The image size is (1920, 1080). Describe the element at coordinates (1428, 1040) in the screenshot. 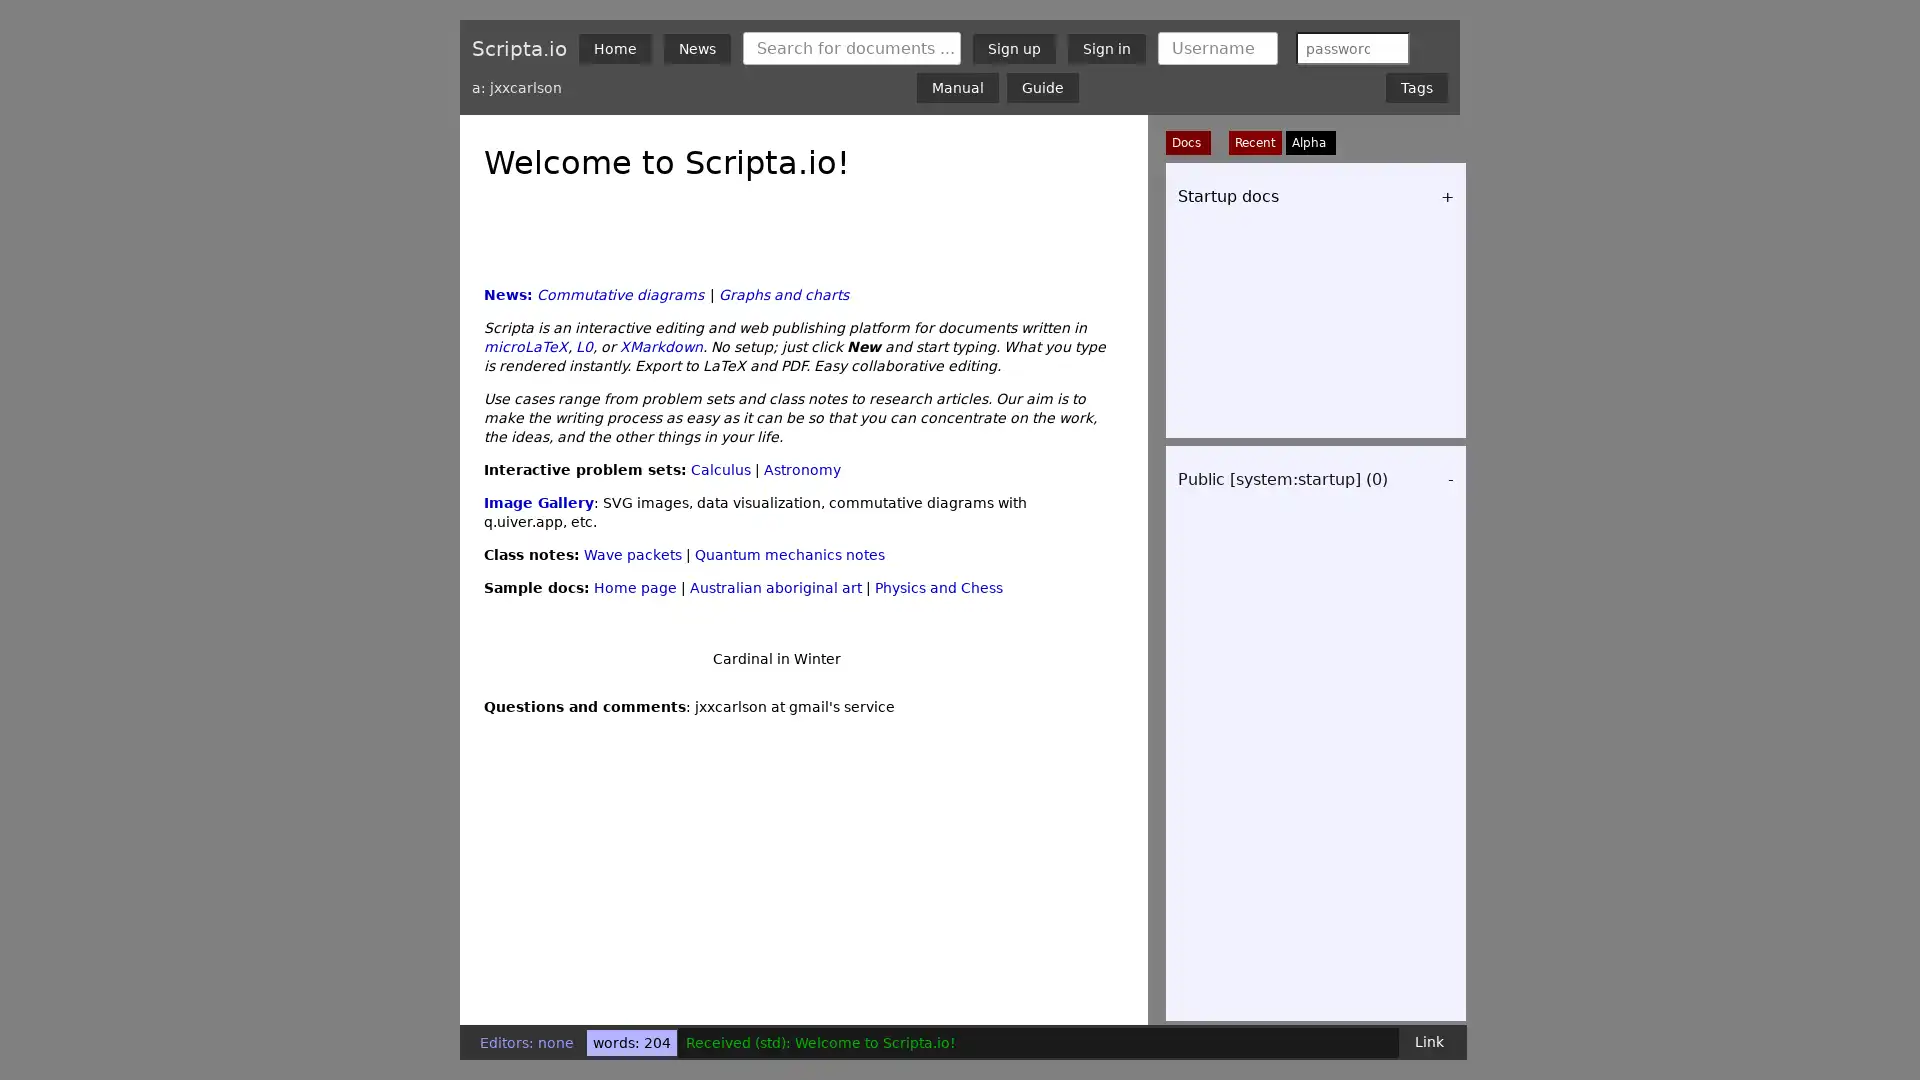

I see `Link External link to public document` at that location.